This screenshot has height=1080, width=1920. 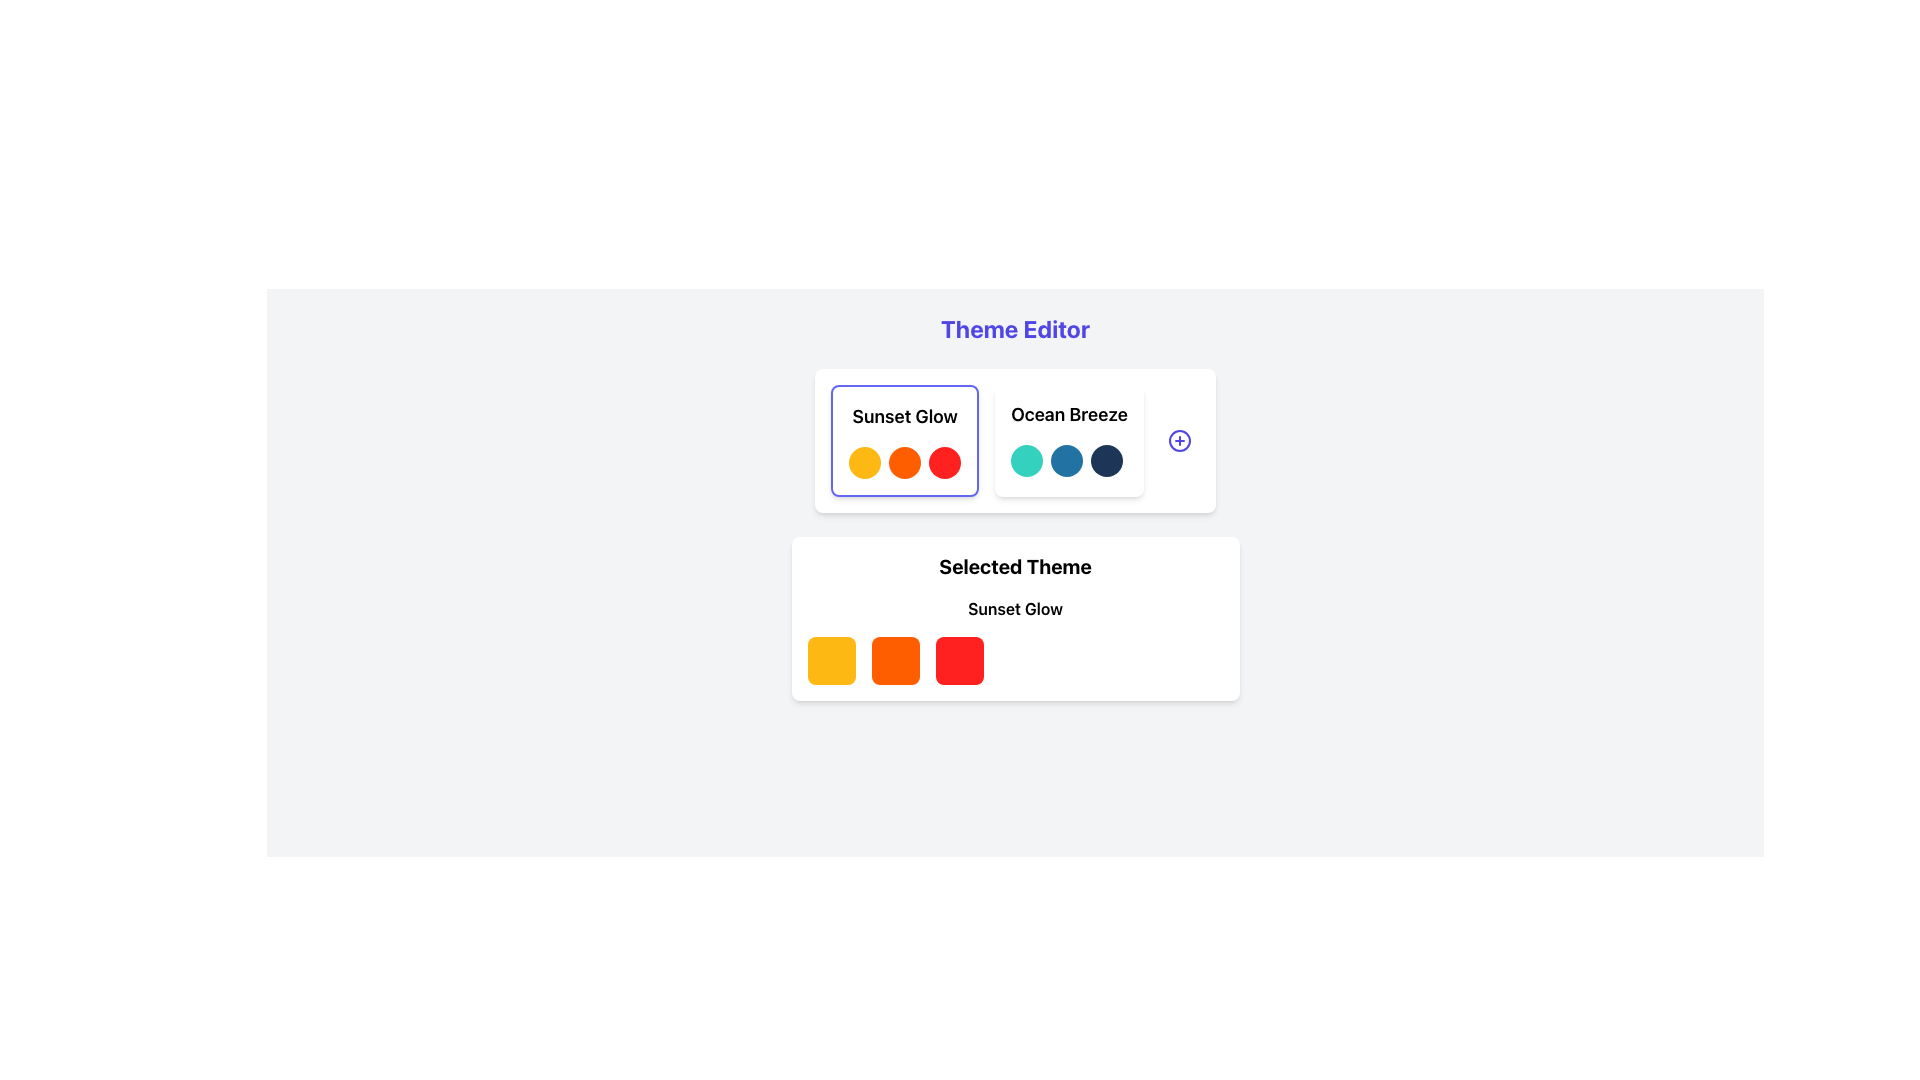 I want to click on the right-most circular dark blue icon in the 'Ocean Breeze' section of the theme editor interface, so click(x=1106, y=461).